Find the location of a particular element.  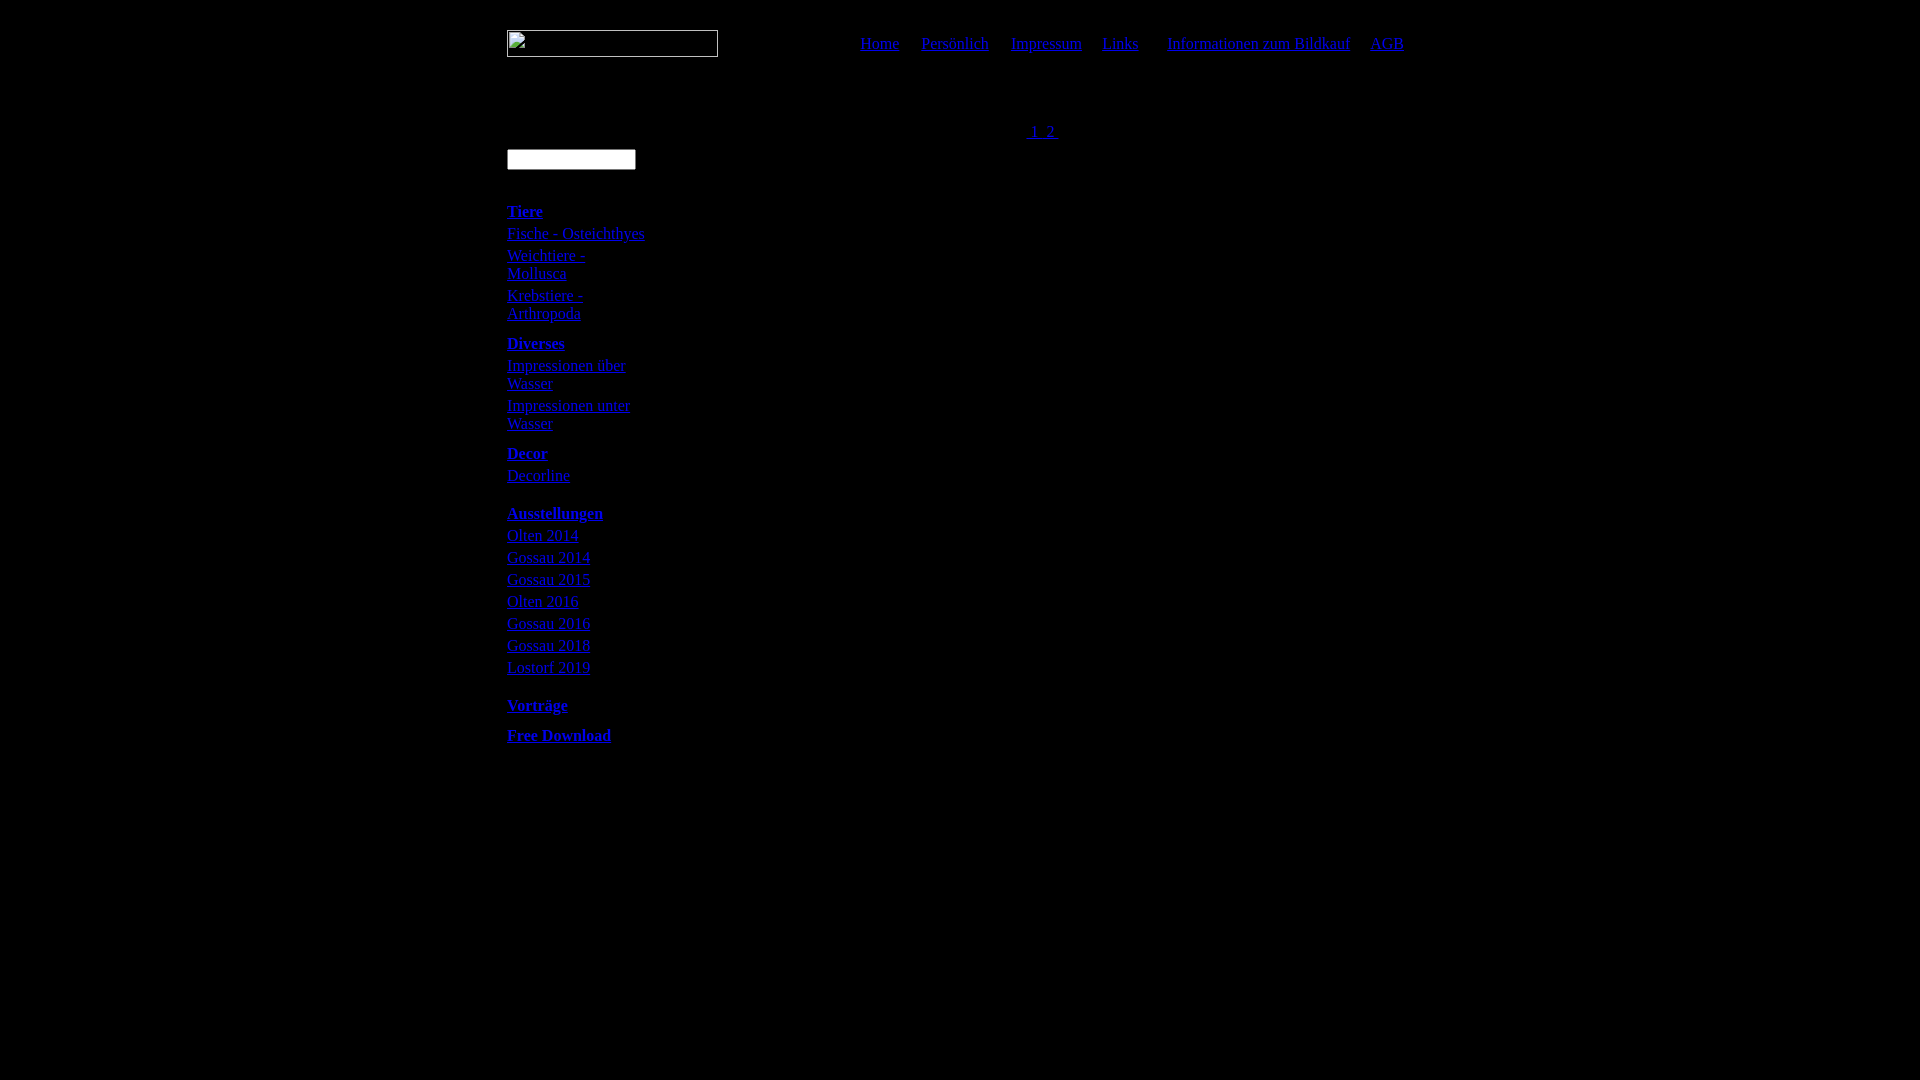

' 1 ' is located at coordinates (1026, 131).